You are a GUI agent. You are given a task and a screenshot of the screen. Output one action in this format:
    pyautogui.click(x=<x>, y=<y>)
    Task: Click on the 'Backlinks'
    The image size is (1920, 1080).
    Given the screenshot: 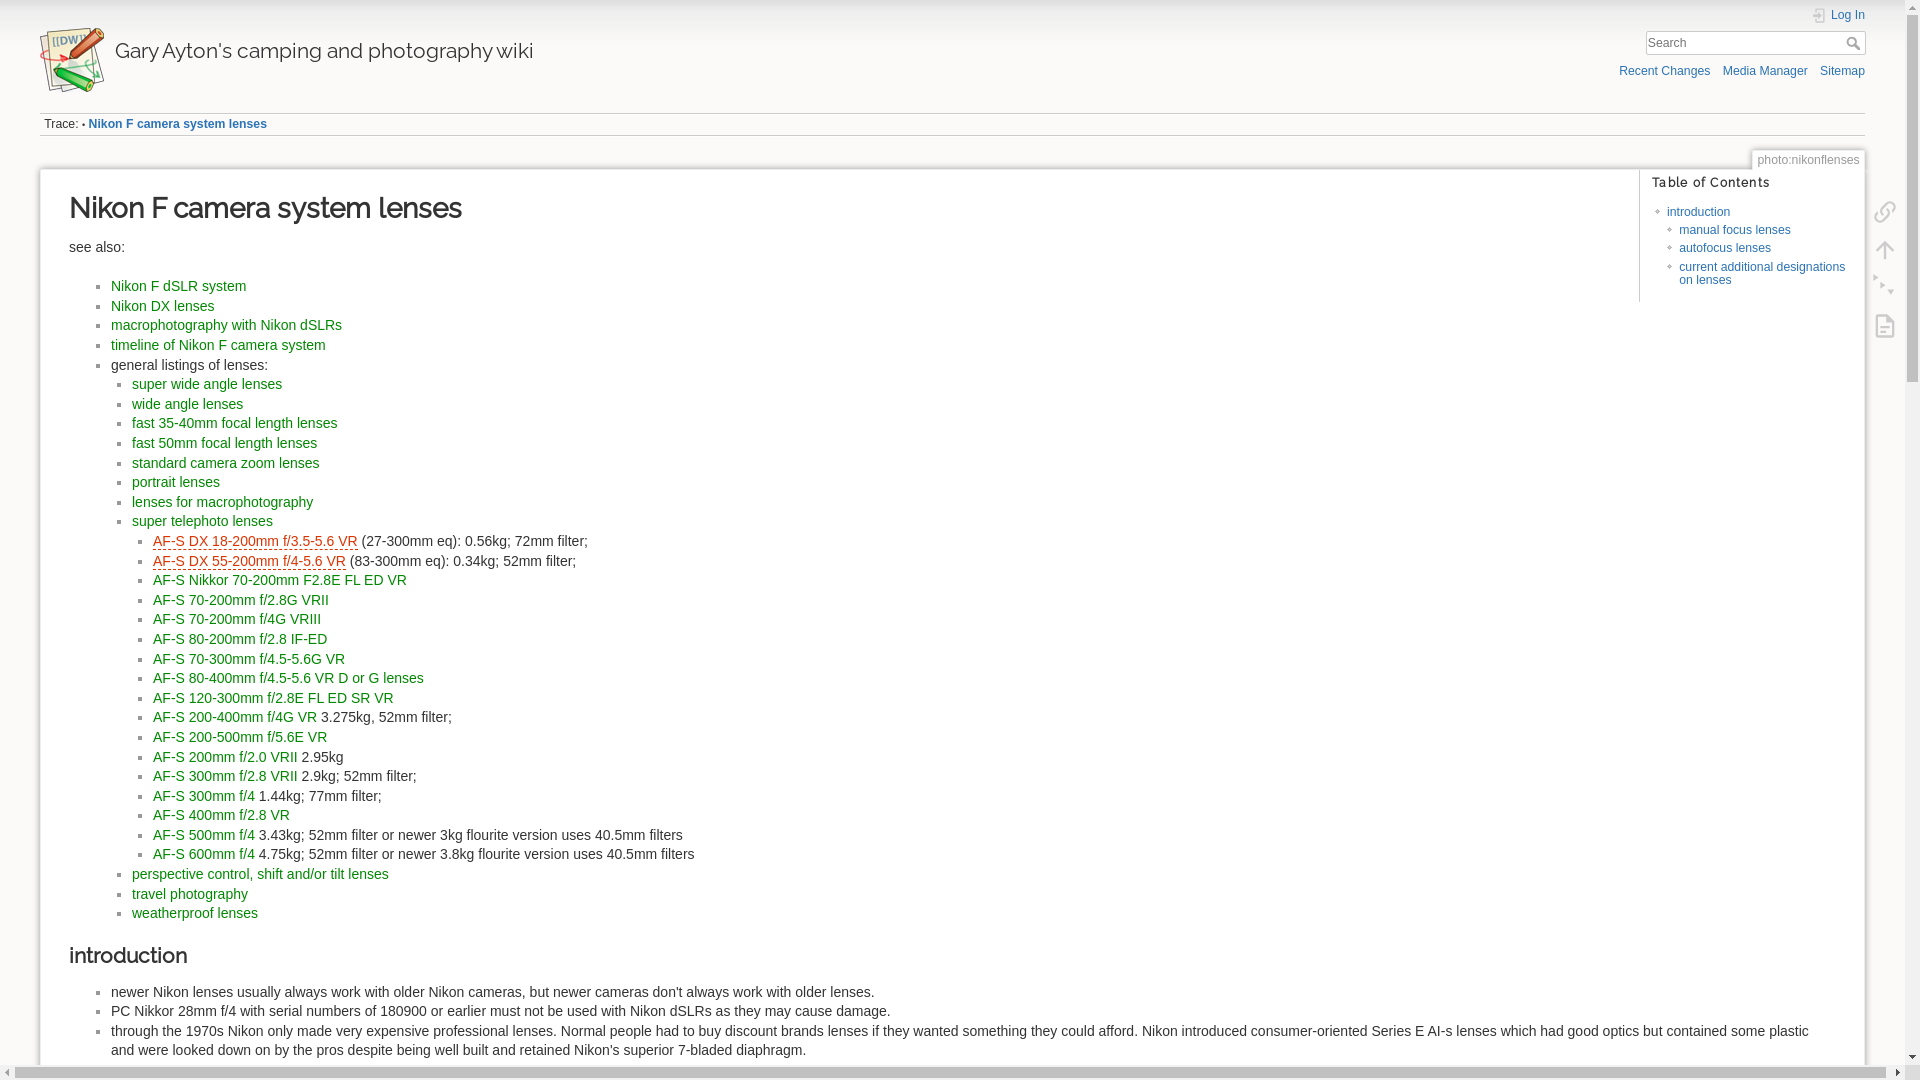 What is the action you would take?
    pyautogui.click(x=1861, y=212)
    